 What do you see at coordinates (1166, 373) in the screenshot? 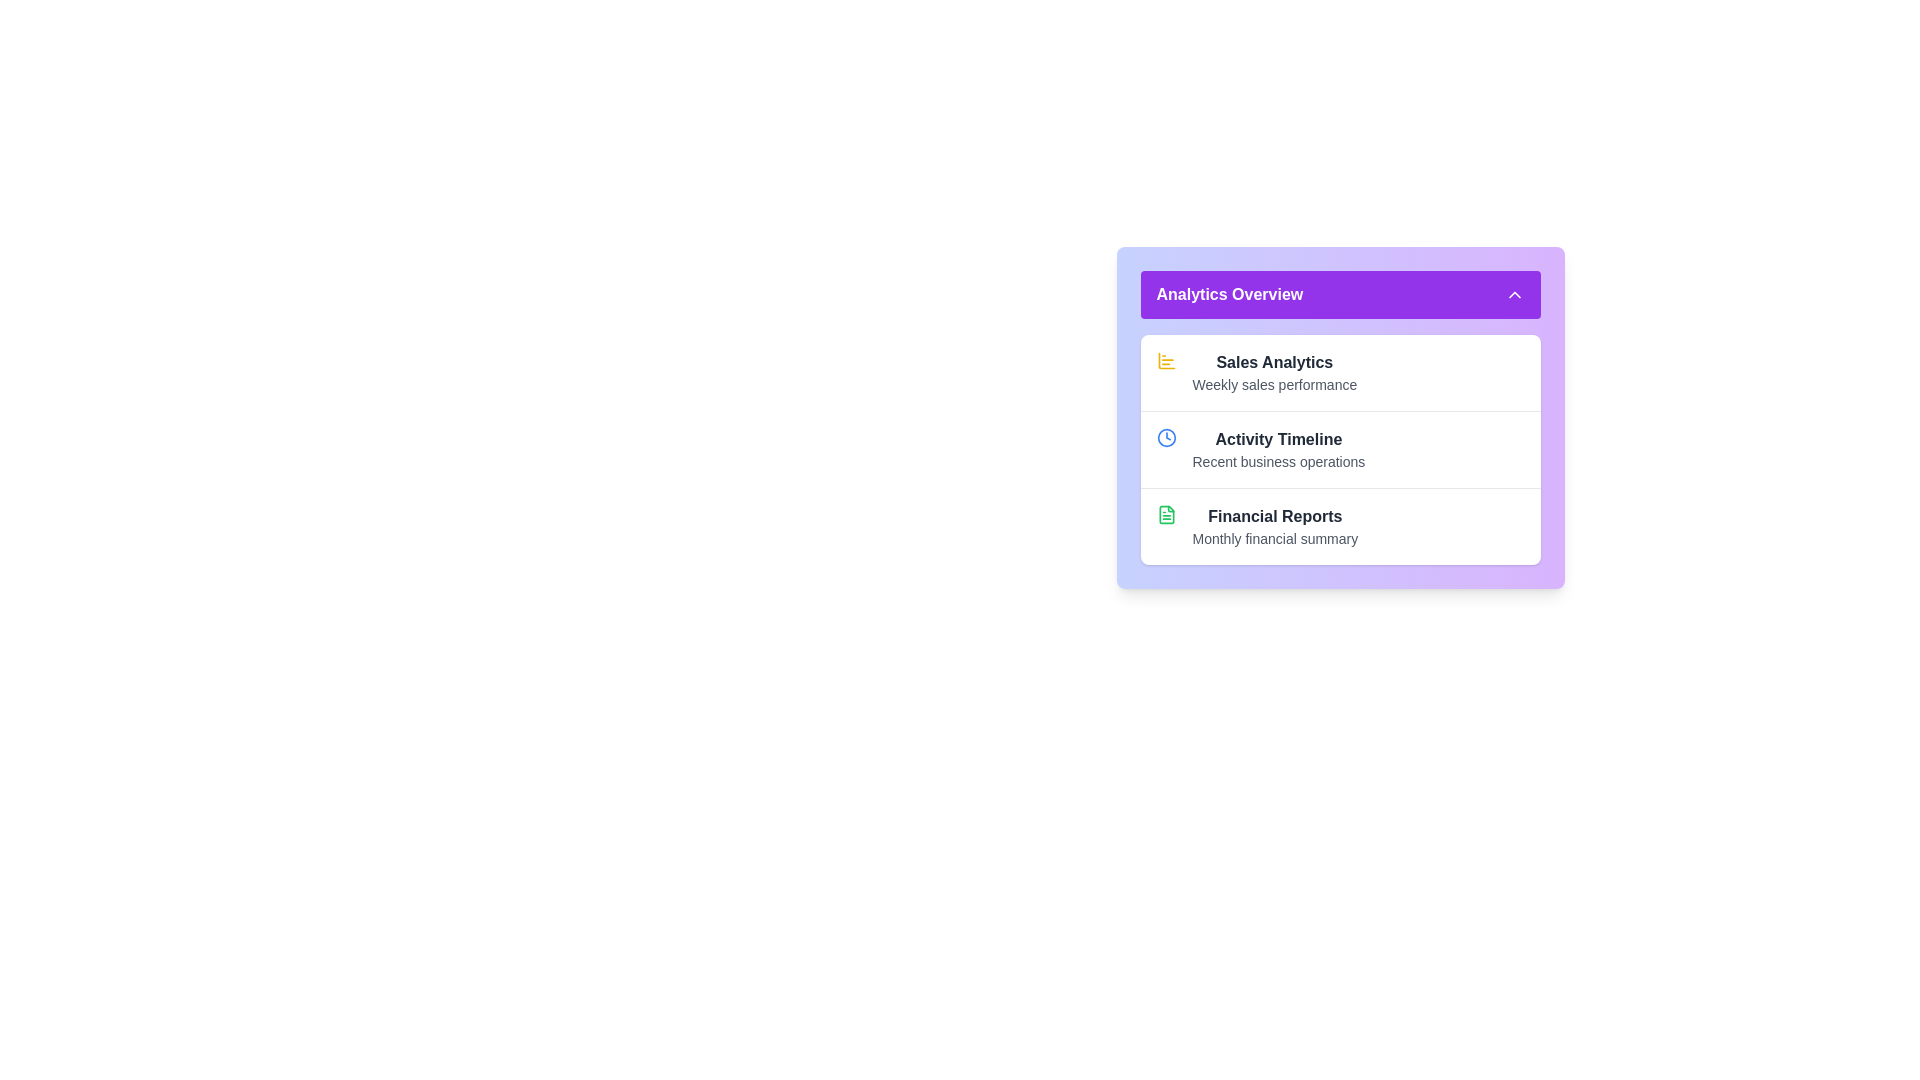
I see `the yellow bar chart icon located in the 'Sales Analytics' section, positioned to the left of the 'Sales Analytics' label` at bounding box center [1166, 373].